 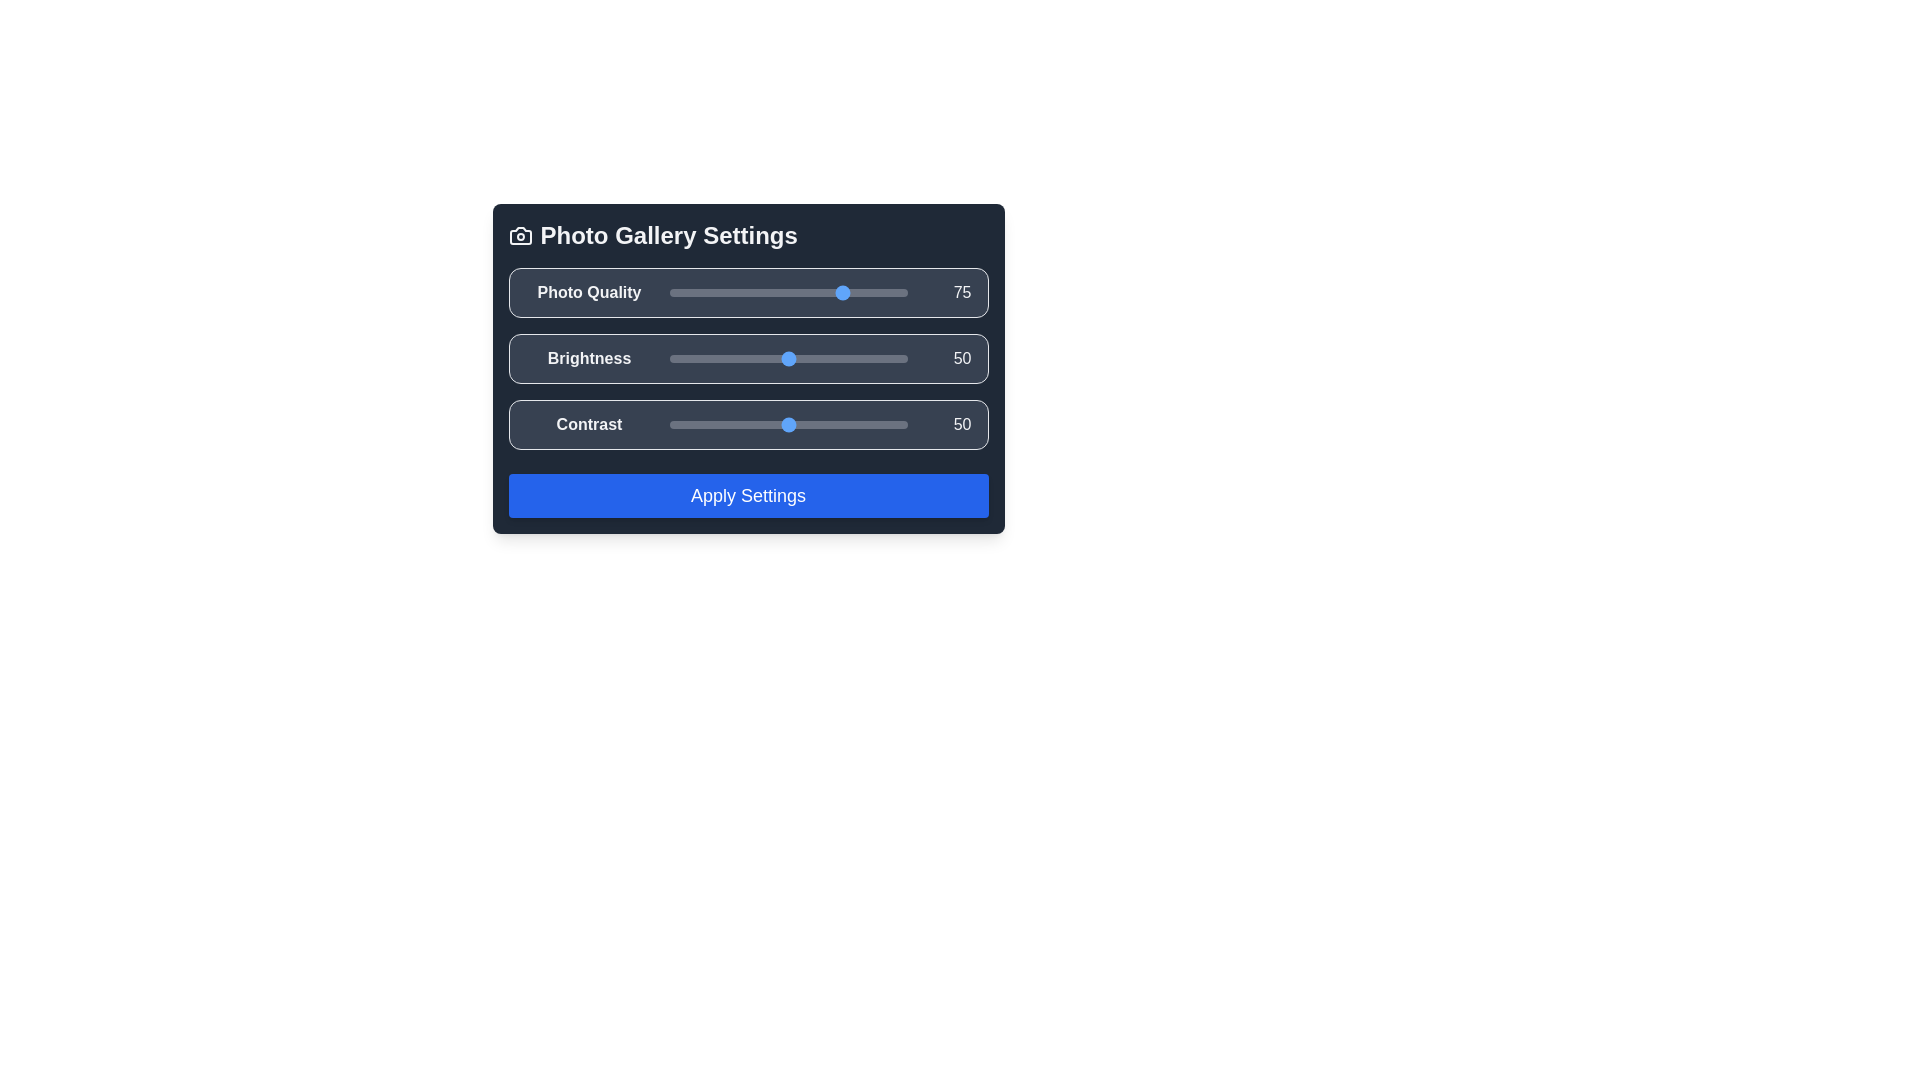 I want to click on the brightness, so click(x=894, y=357).